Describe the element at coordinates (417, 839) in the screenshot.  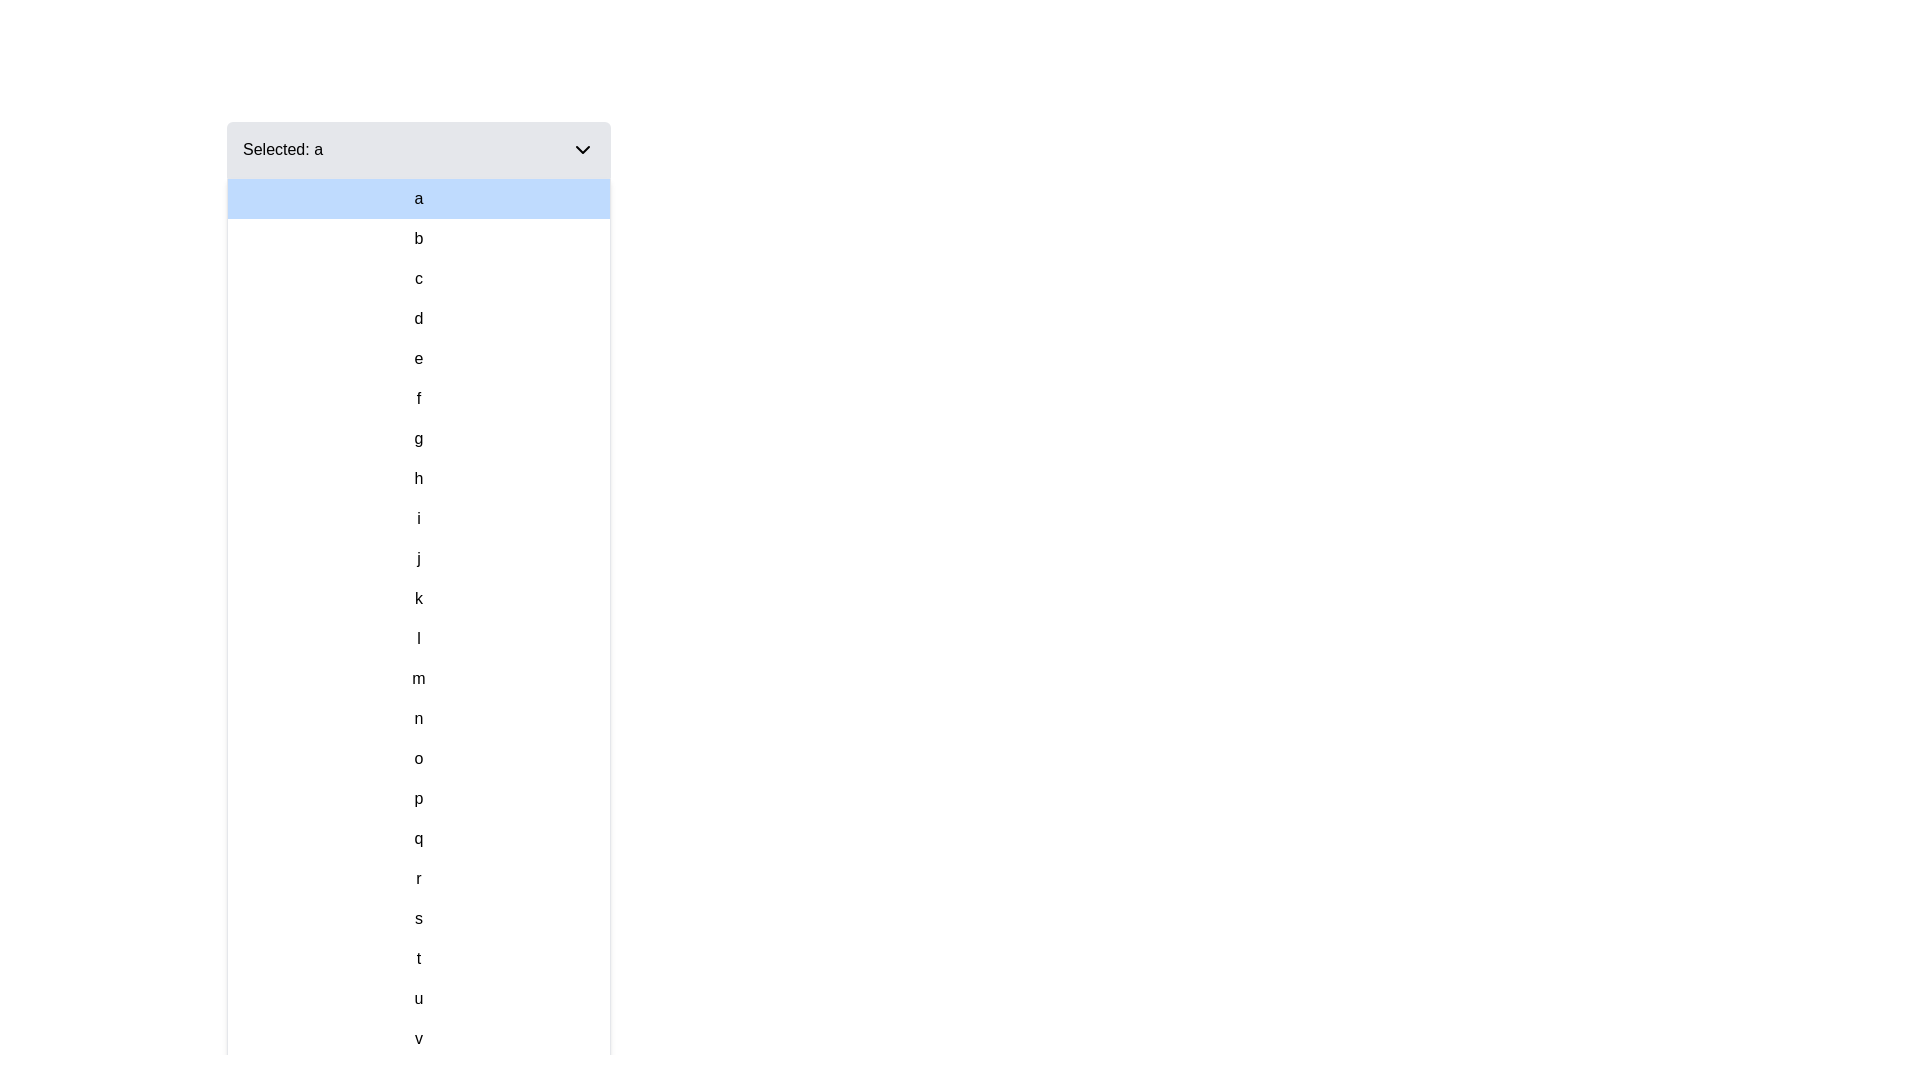
I see `the text entry 'q' displayed in the scrollable list, positioned at the 17th spot in the alphabetical order` at that location.